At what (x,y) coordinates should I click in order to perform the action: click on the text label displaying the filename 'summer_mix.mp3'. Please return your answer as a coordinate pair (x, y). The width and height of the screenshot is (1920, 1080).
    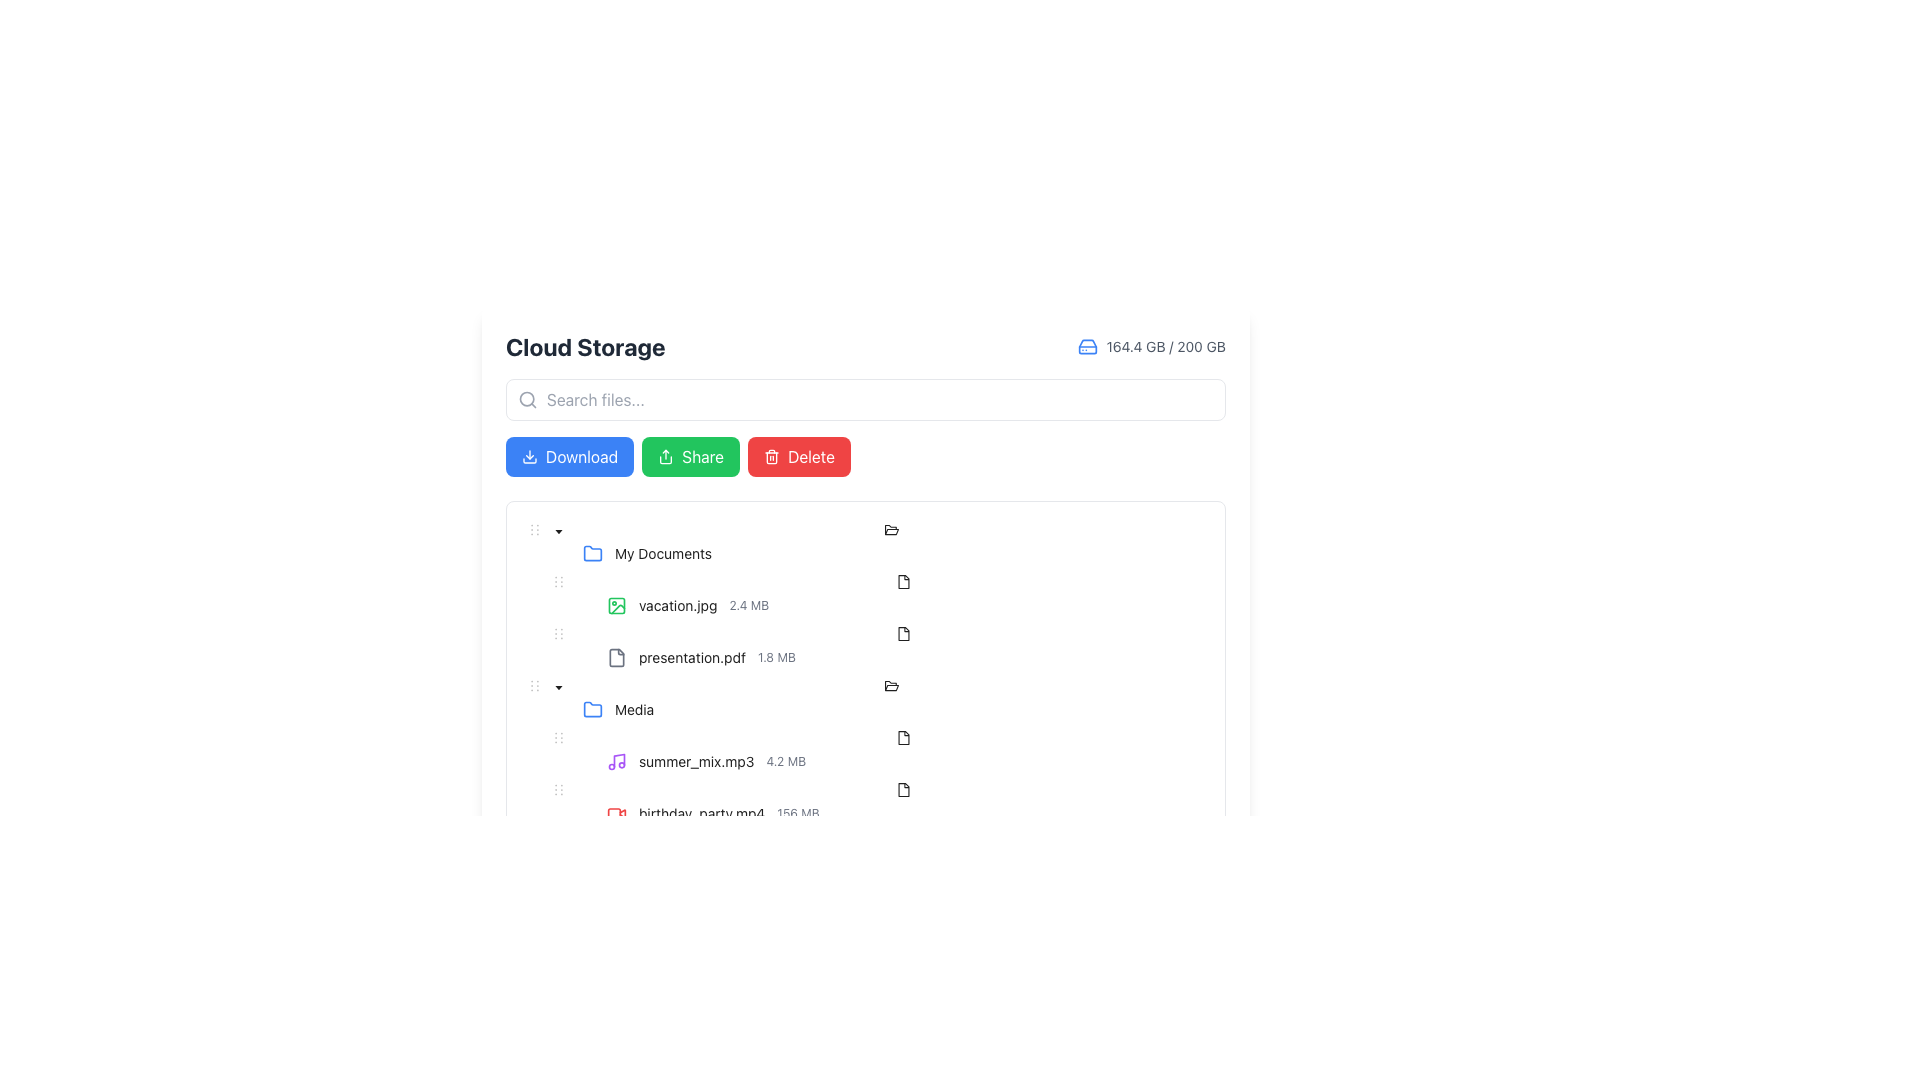
    Looking at the image, I should click on (696, 762).